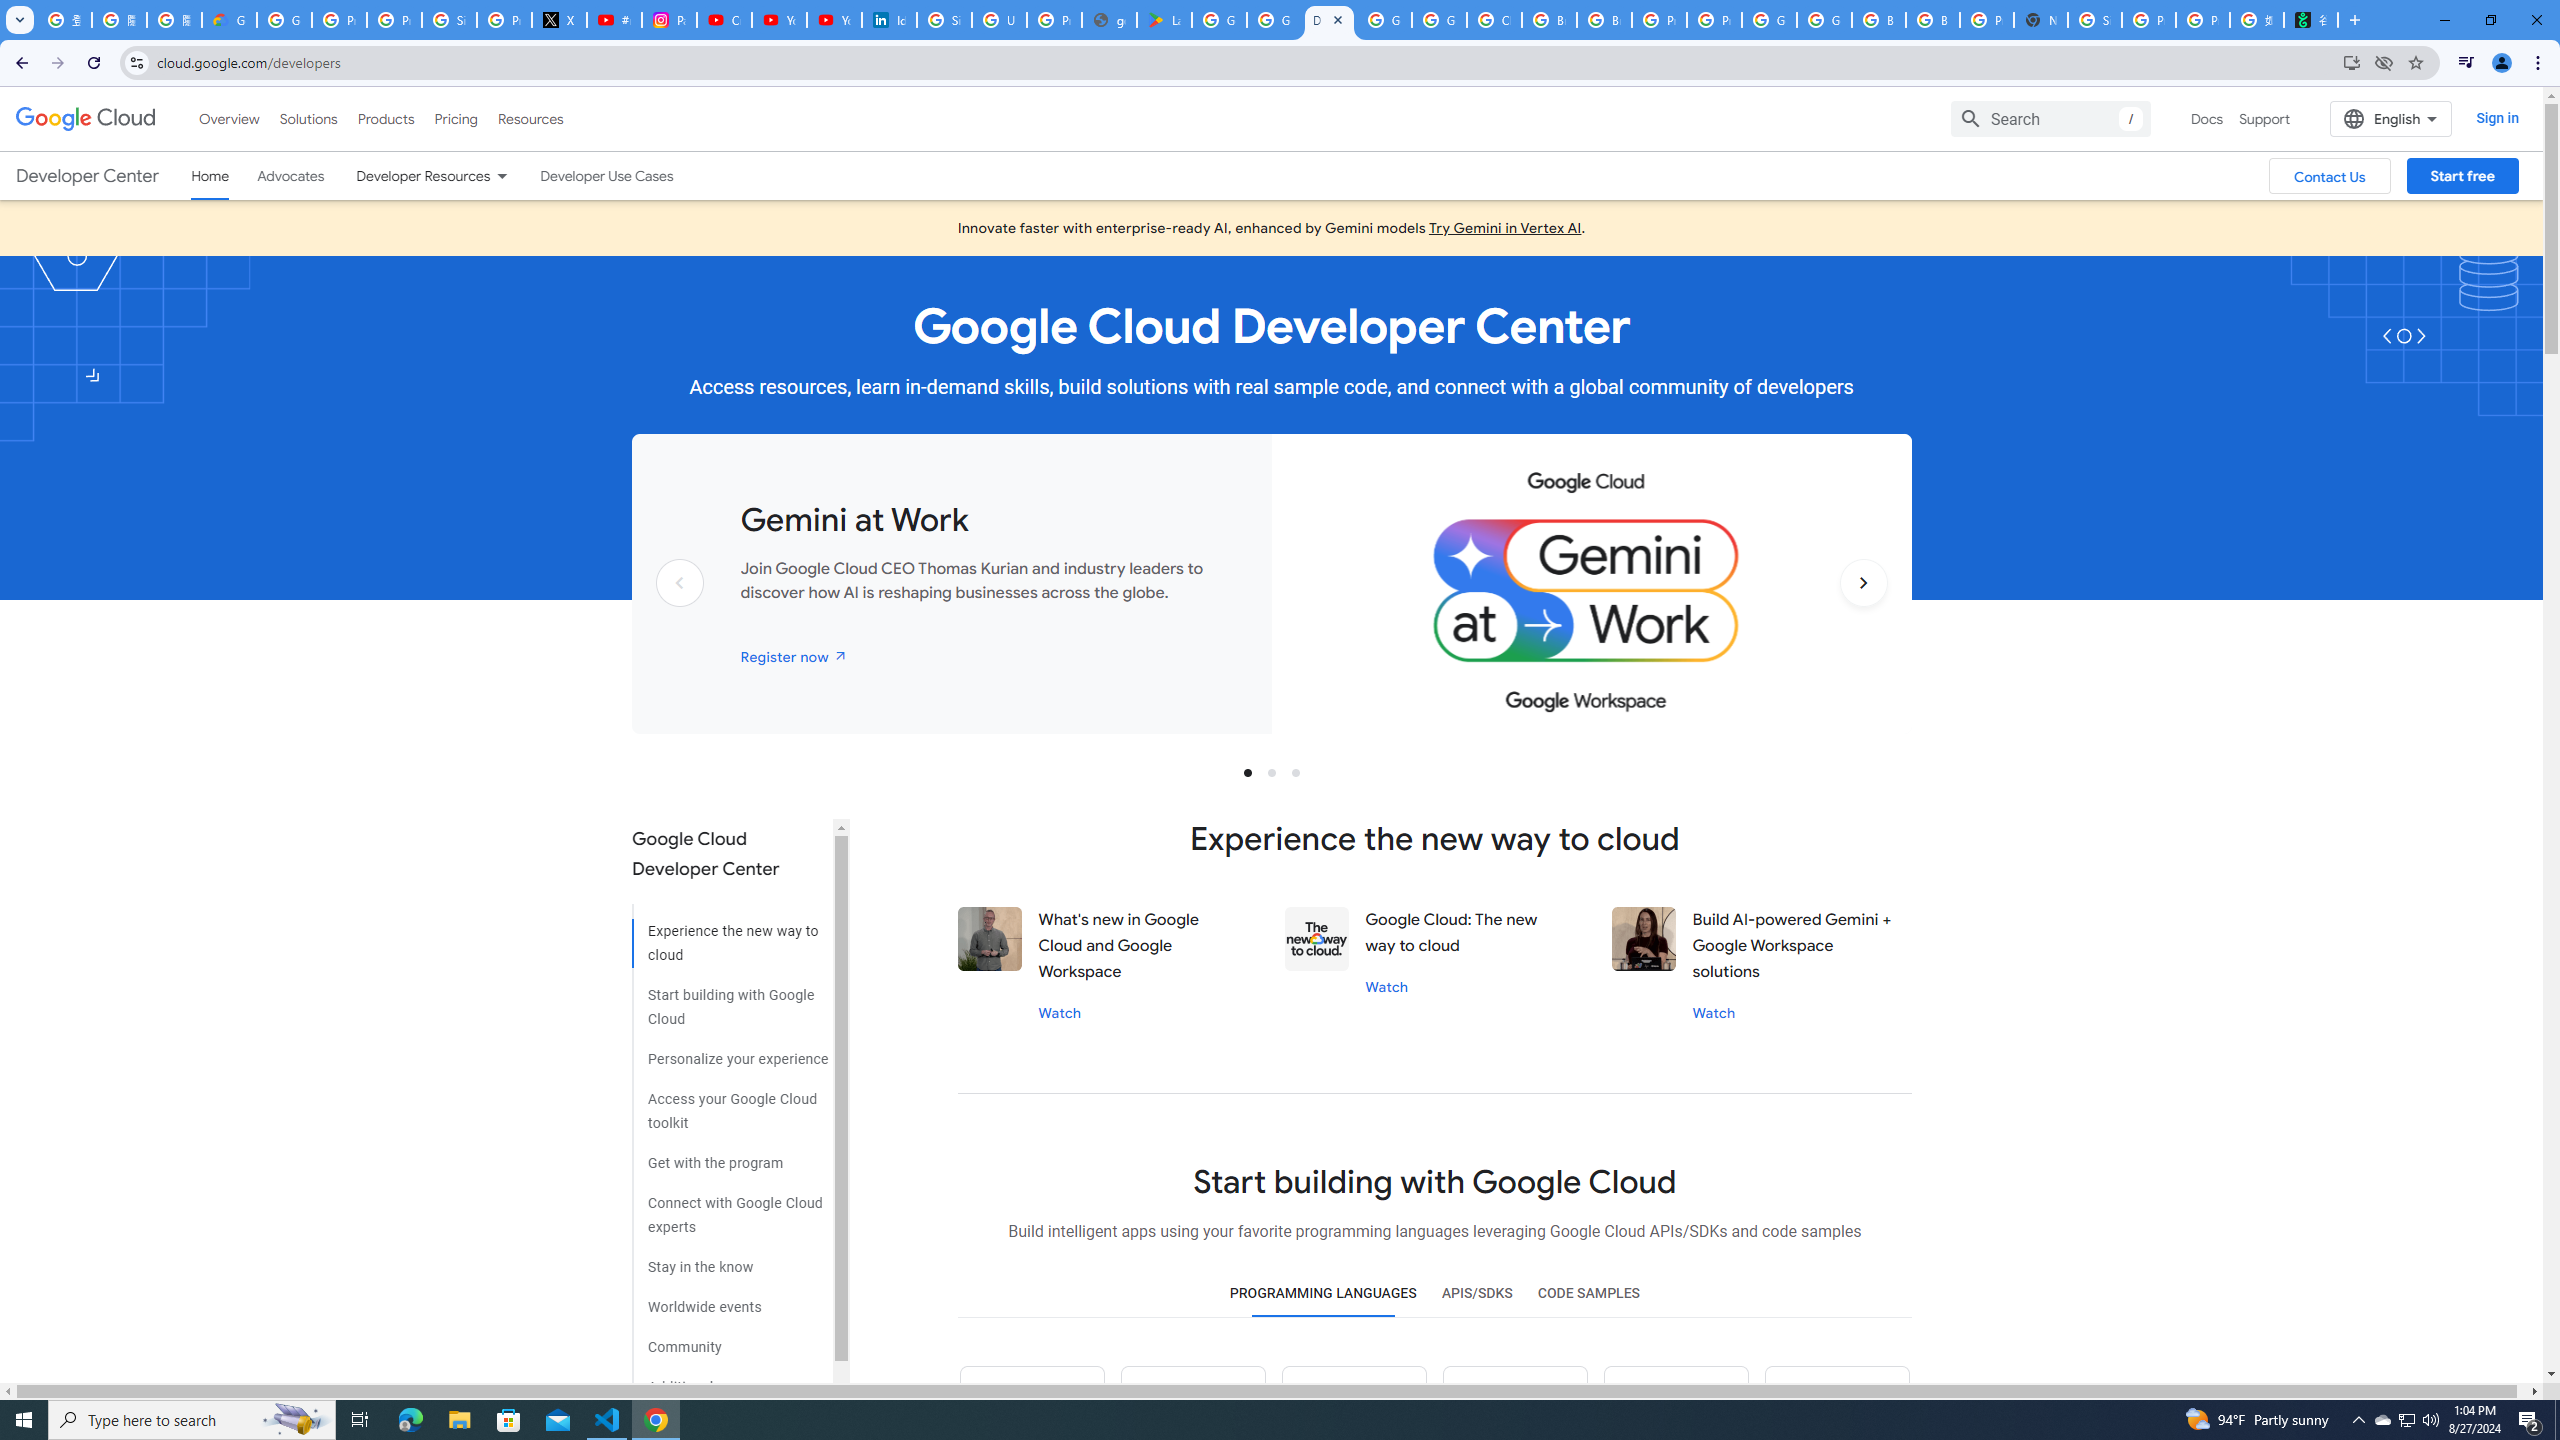 The height and width of the screenshot is (1440, 2560). Describe the element at coordinates (86, 176) in the screenshot. I see `'Developer Center'` at that location.